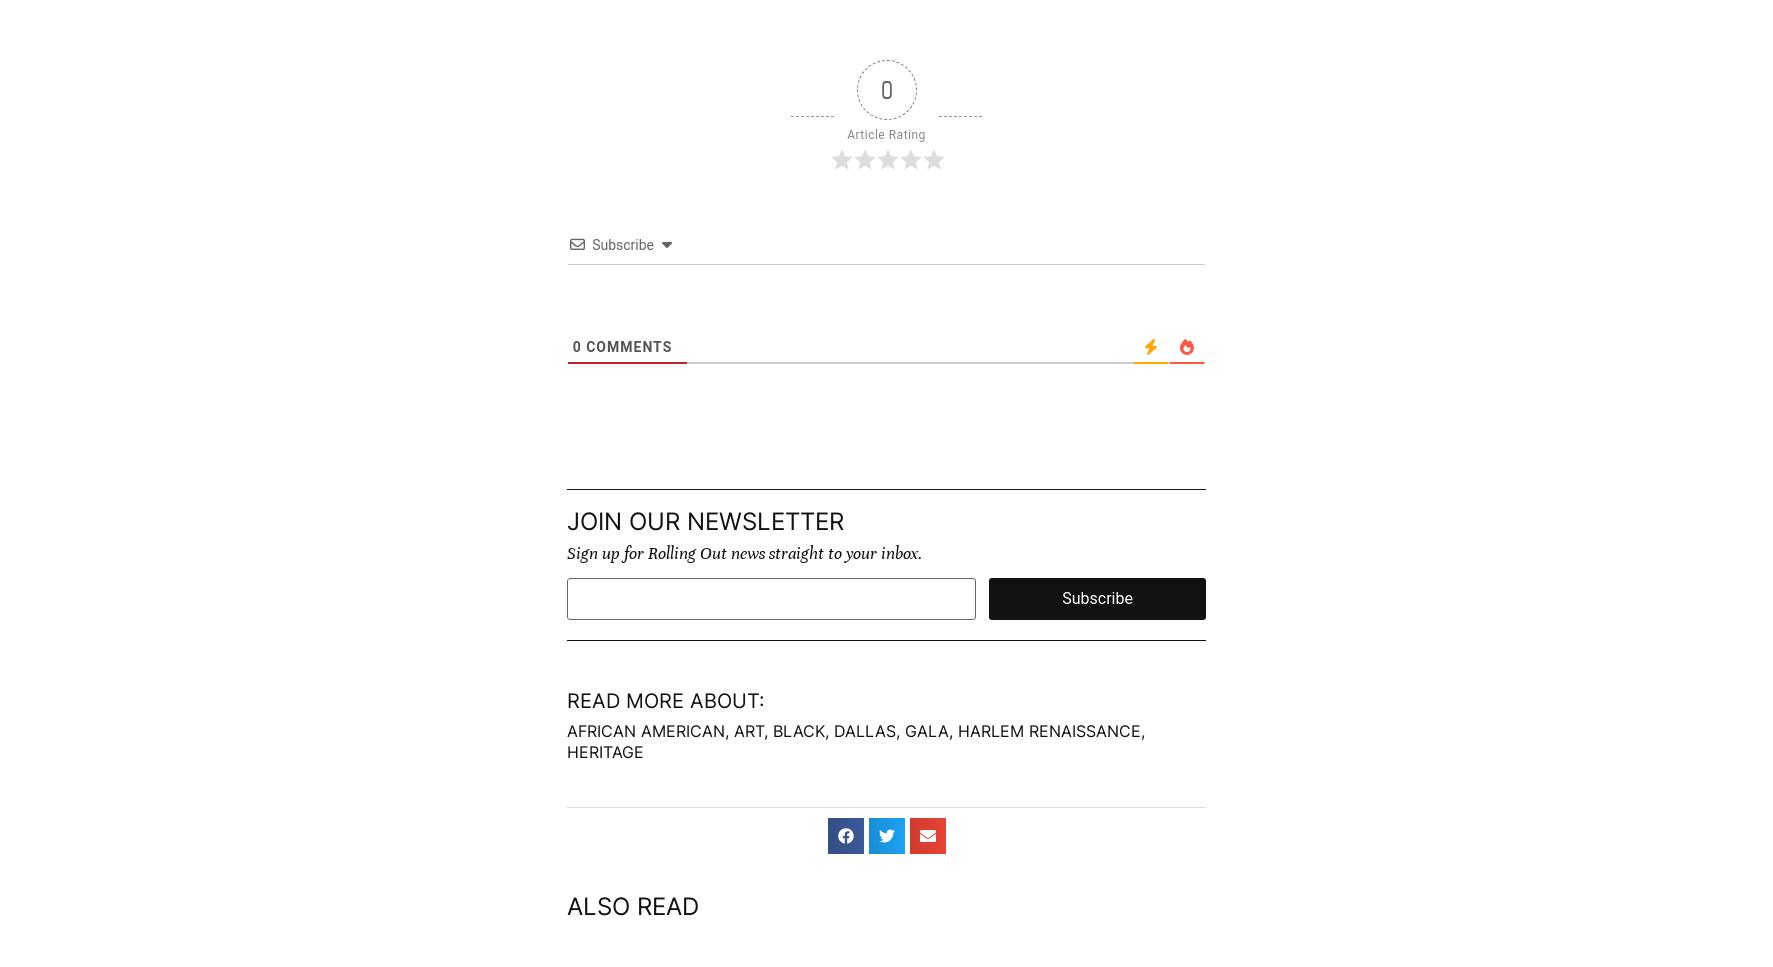 This screenshot has height=967, width=1773. Describe the element at coordinates (565, 906) in the screenshot. I see `'Also read'` at that location.